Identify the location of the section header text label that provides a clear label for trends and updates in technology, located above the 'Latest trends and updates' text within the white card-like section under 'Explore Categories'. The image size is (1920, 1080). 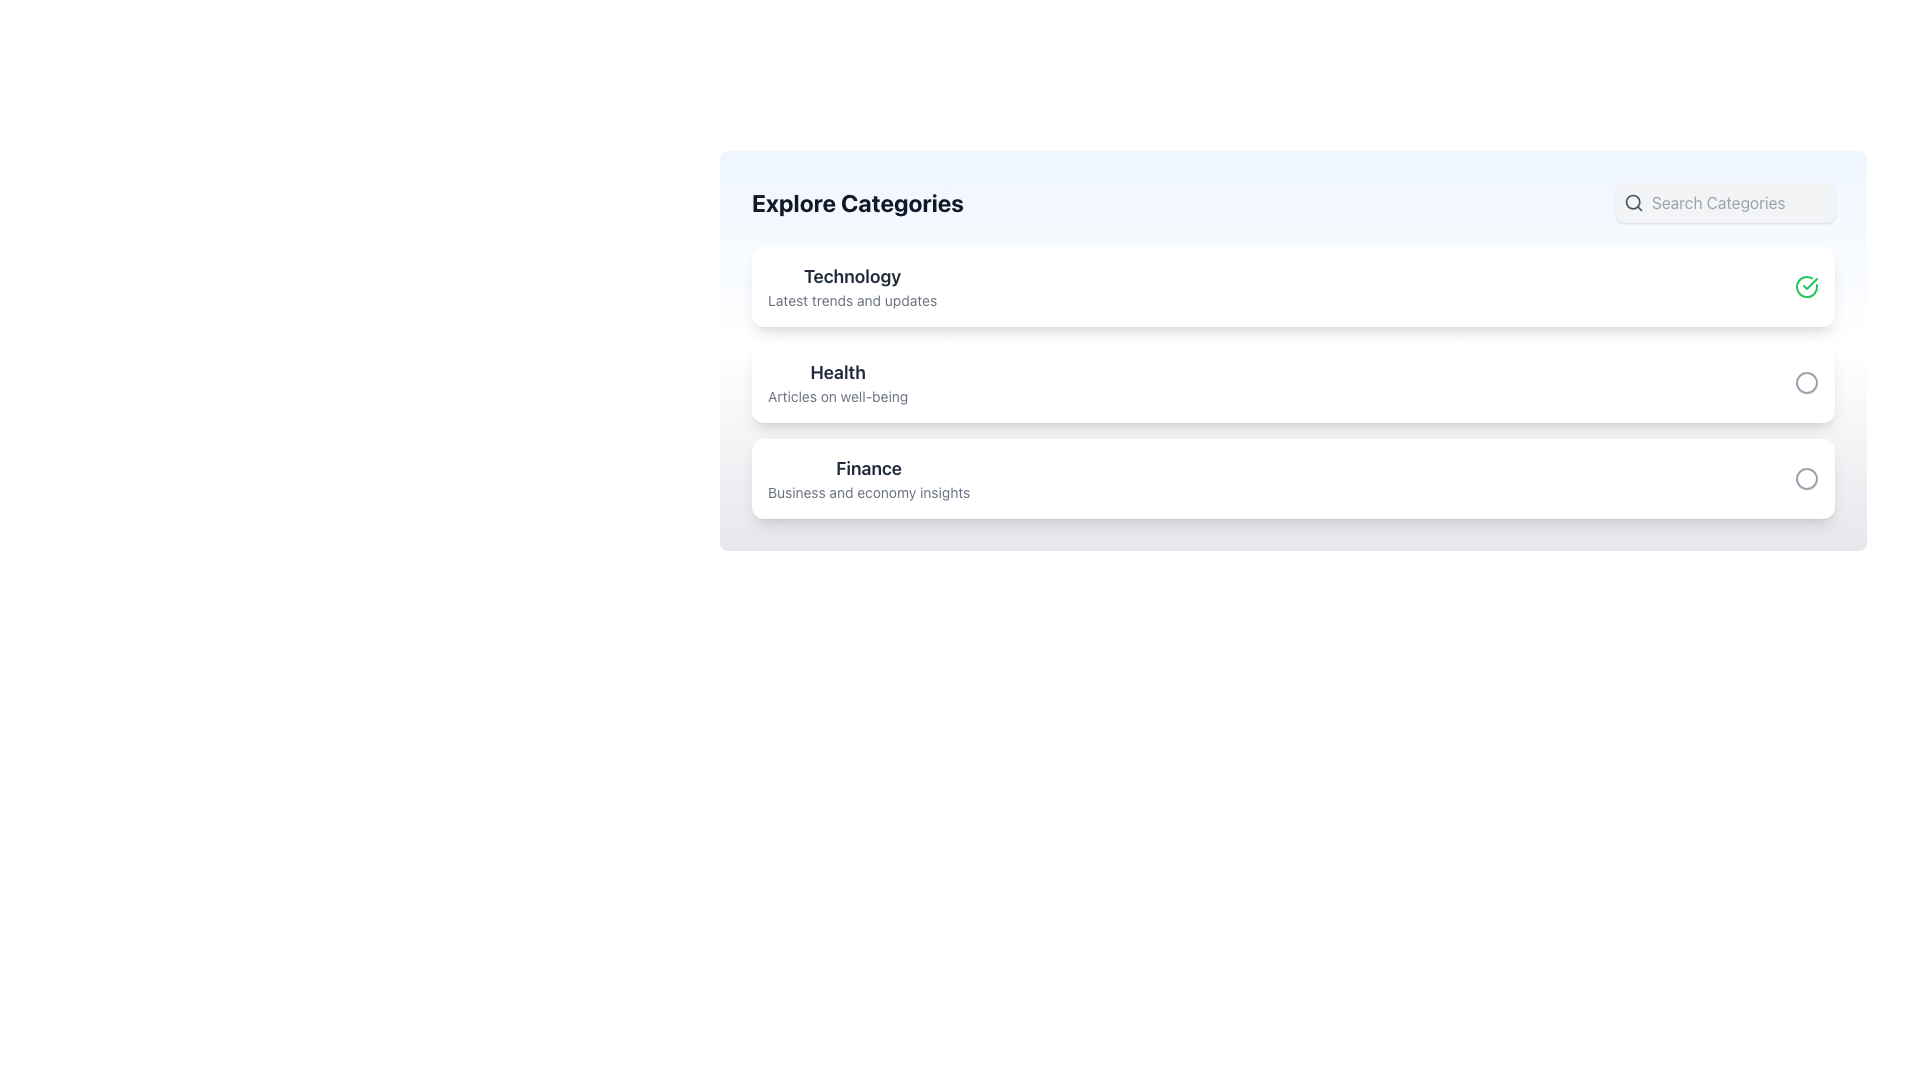
(852, 277).